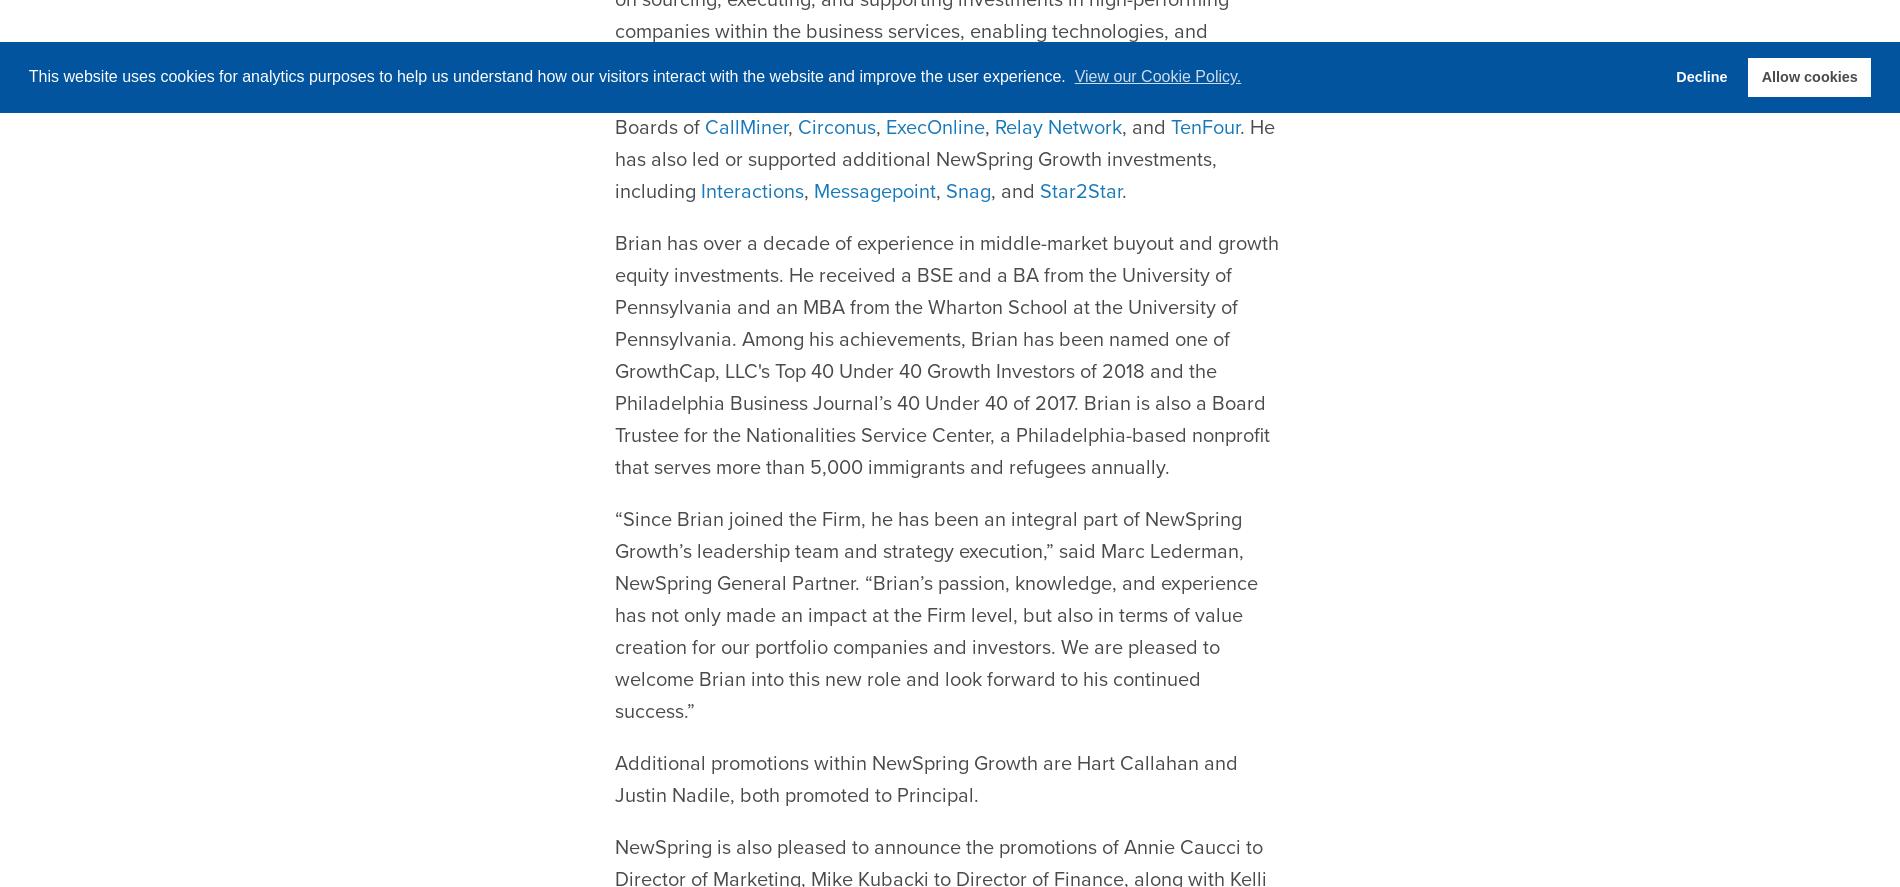 Image resolution: width=1900 pixels, height=887 pixels. Describe the element at coordinates (945, 306) in the screenshot. I see `'Brian has over a decade of experience in middle-market buyout and growth equity investments. He received a BSE and a BA from the University of Pennsylvania and an MBA from the Wharton School at the University of Pennsylvania. Among his achievements, Brian has been named one of GrowthCap, LLC's Top 40 Under 40 Growth Investors of 2018 and the Philadelphia Business Journal’s 40 Under 40 of 2017. Brian is also a Board Trustee for the Nationalities Service Center, a Philadelphia-based nonprofit that serves more than 5,000 immigrants and refugees annually.'` at that location.